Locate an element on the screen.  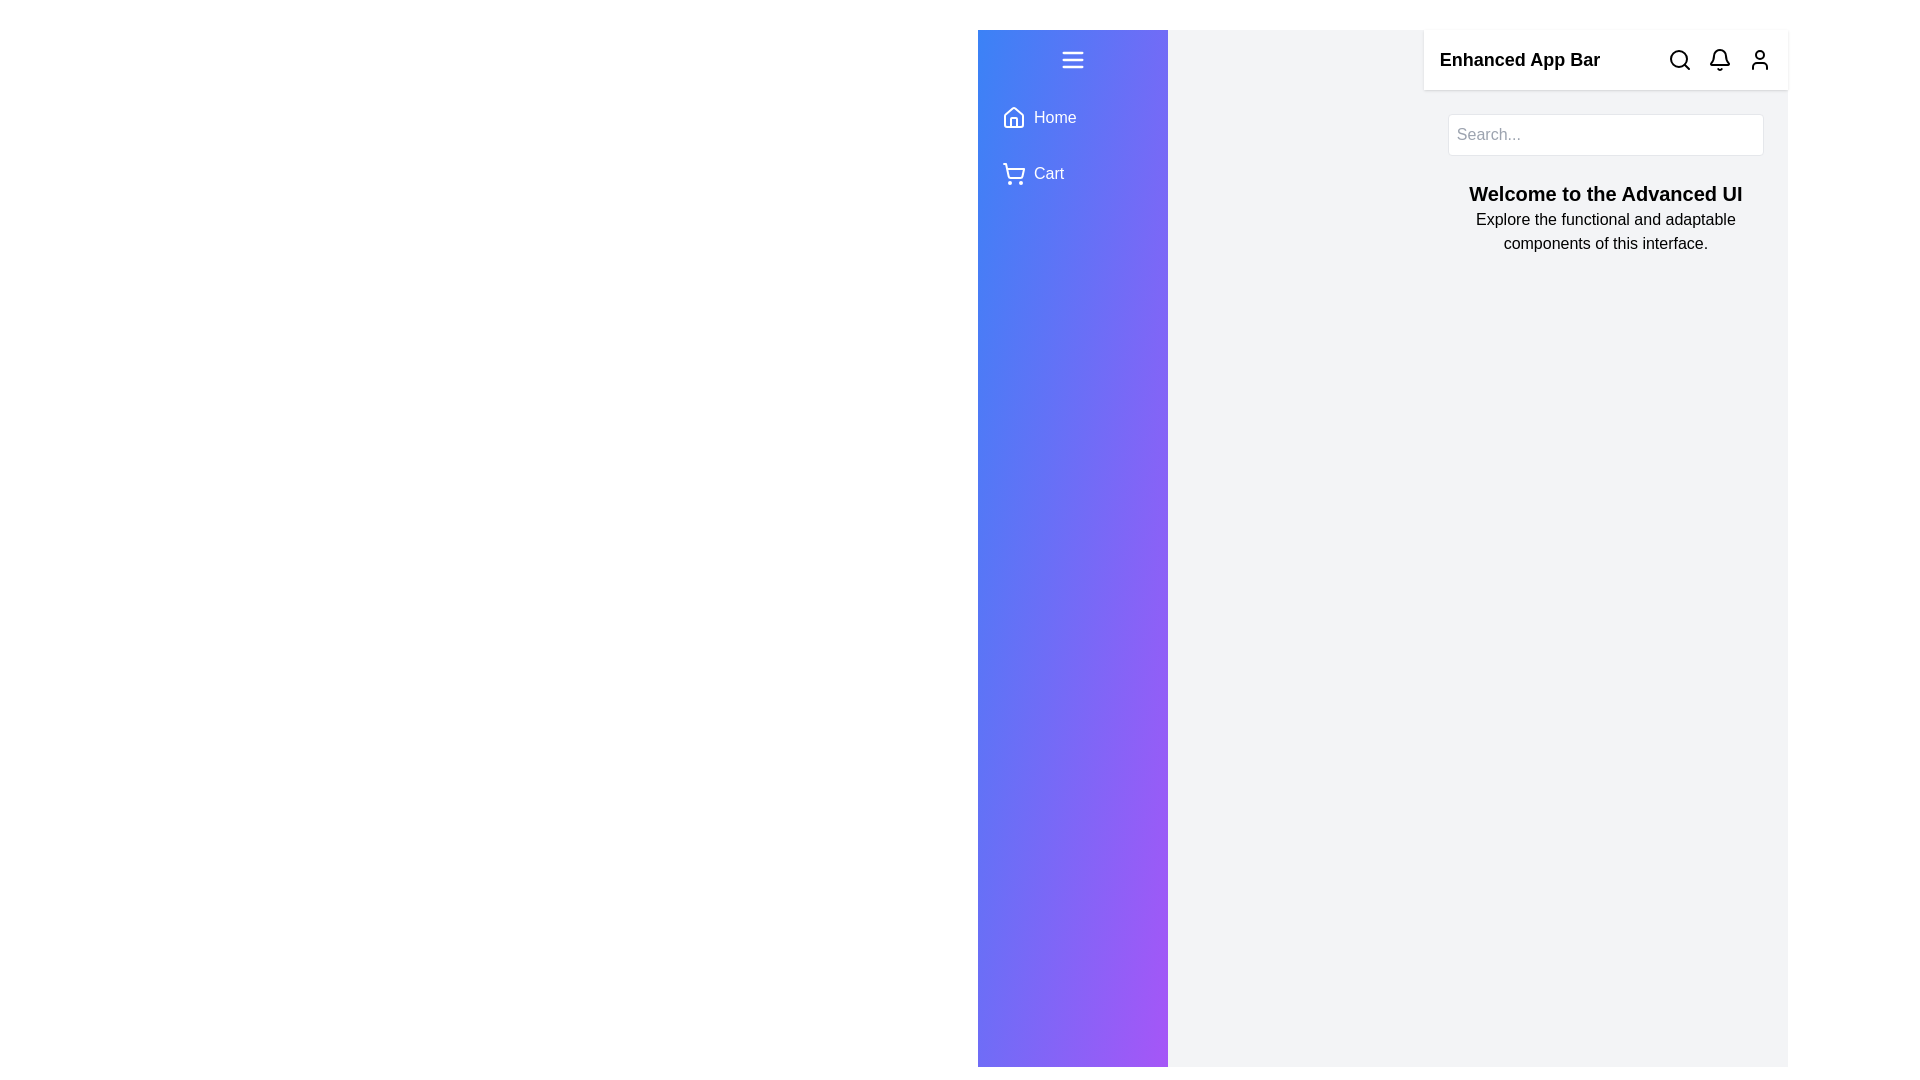
the user profile icon in the app bar is located at coordinates (1760, 59).